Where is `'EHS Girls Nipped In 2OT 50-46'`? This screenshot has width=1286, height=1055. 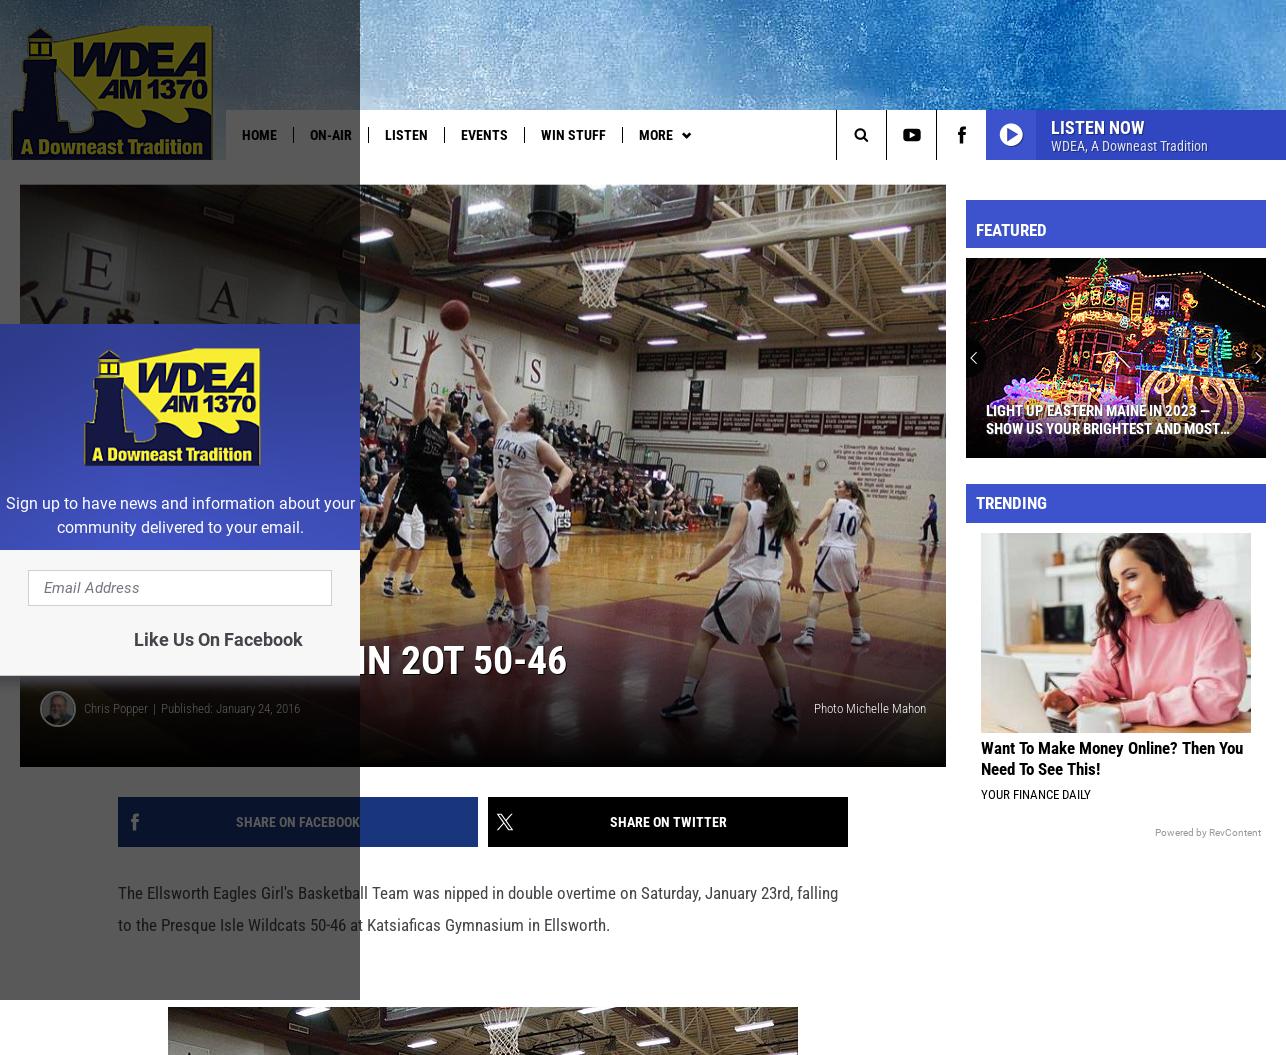
'EHS Girls Nipped In 2OT 50-46' is located at coordinates (303, 691).